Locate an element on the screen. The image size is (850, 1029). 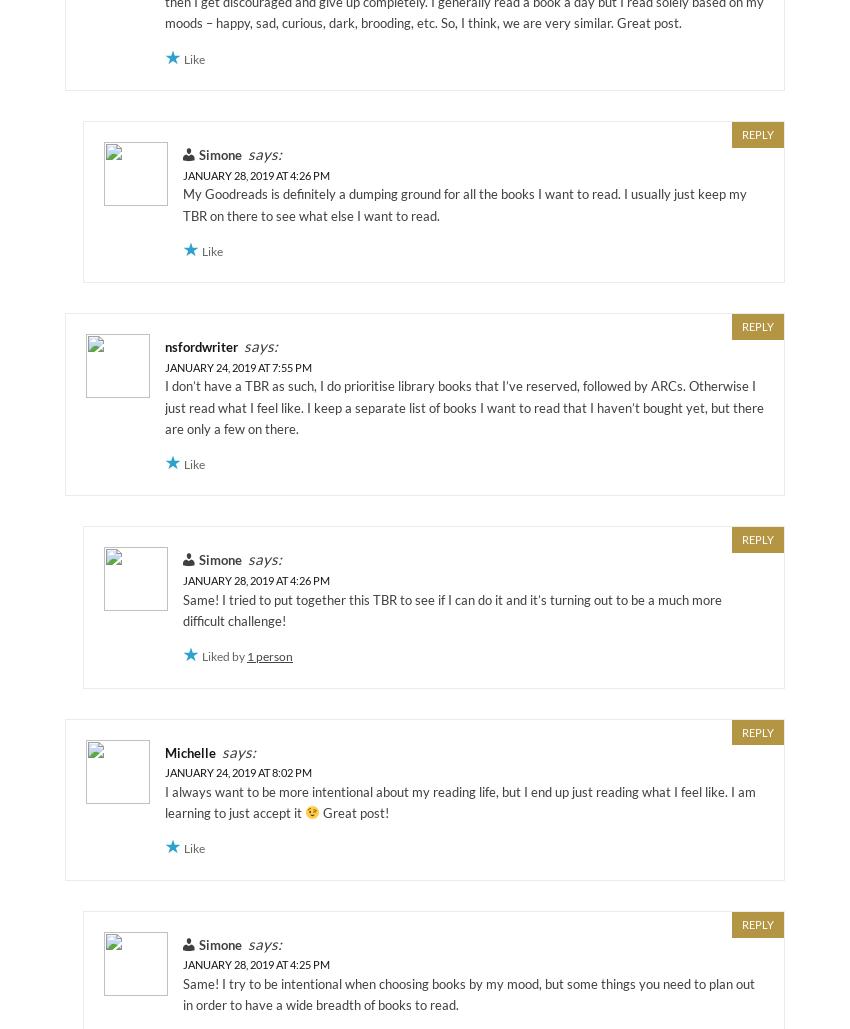
'My Goodreads is definitely a dumping ground for all the books I want to read. I usually just keep my TBR on there to see what else I want to read.' is located at coordinates (464, 204).